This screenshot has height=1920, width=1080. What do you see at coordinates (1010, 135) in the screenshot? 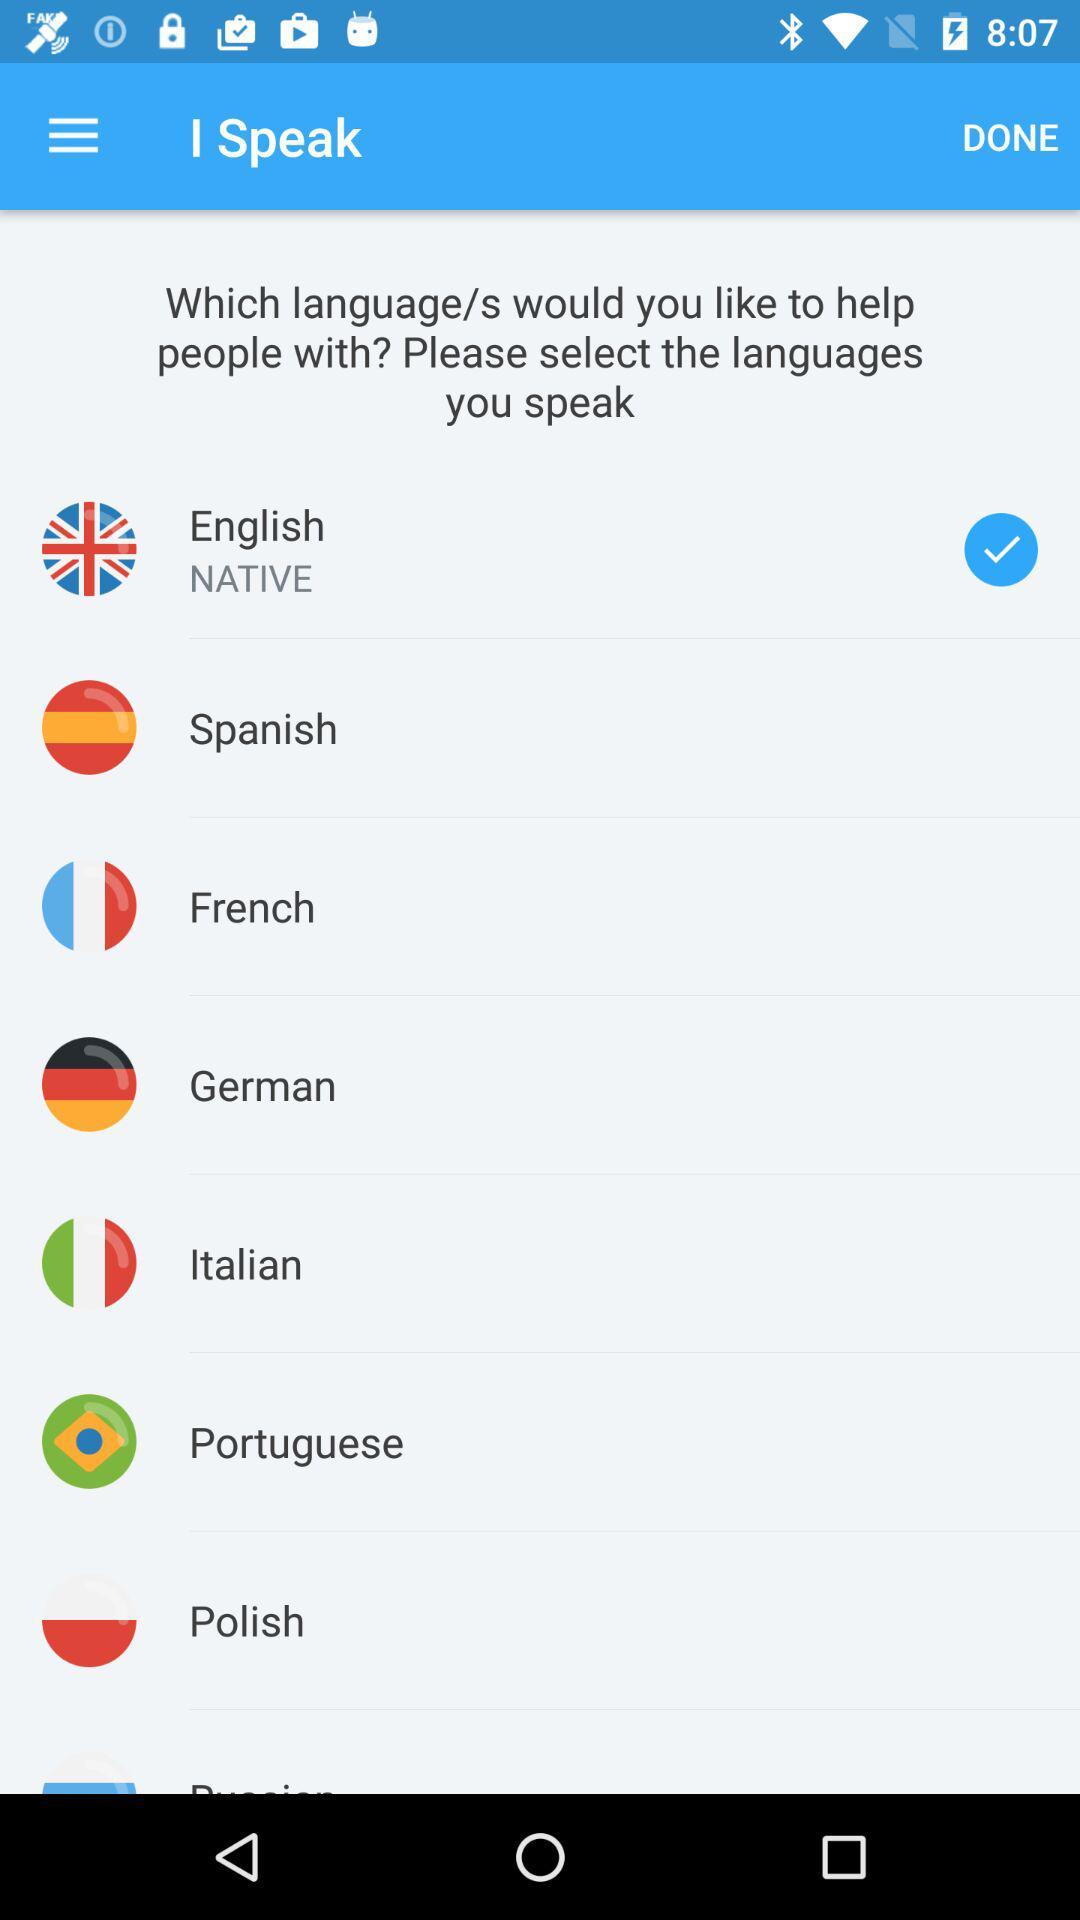
I see `the icon next to the i speak app` at bounding box center [1010, 135].